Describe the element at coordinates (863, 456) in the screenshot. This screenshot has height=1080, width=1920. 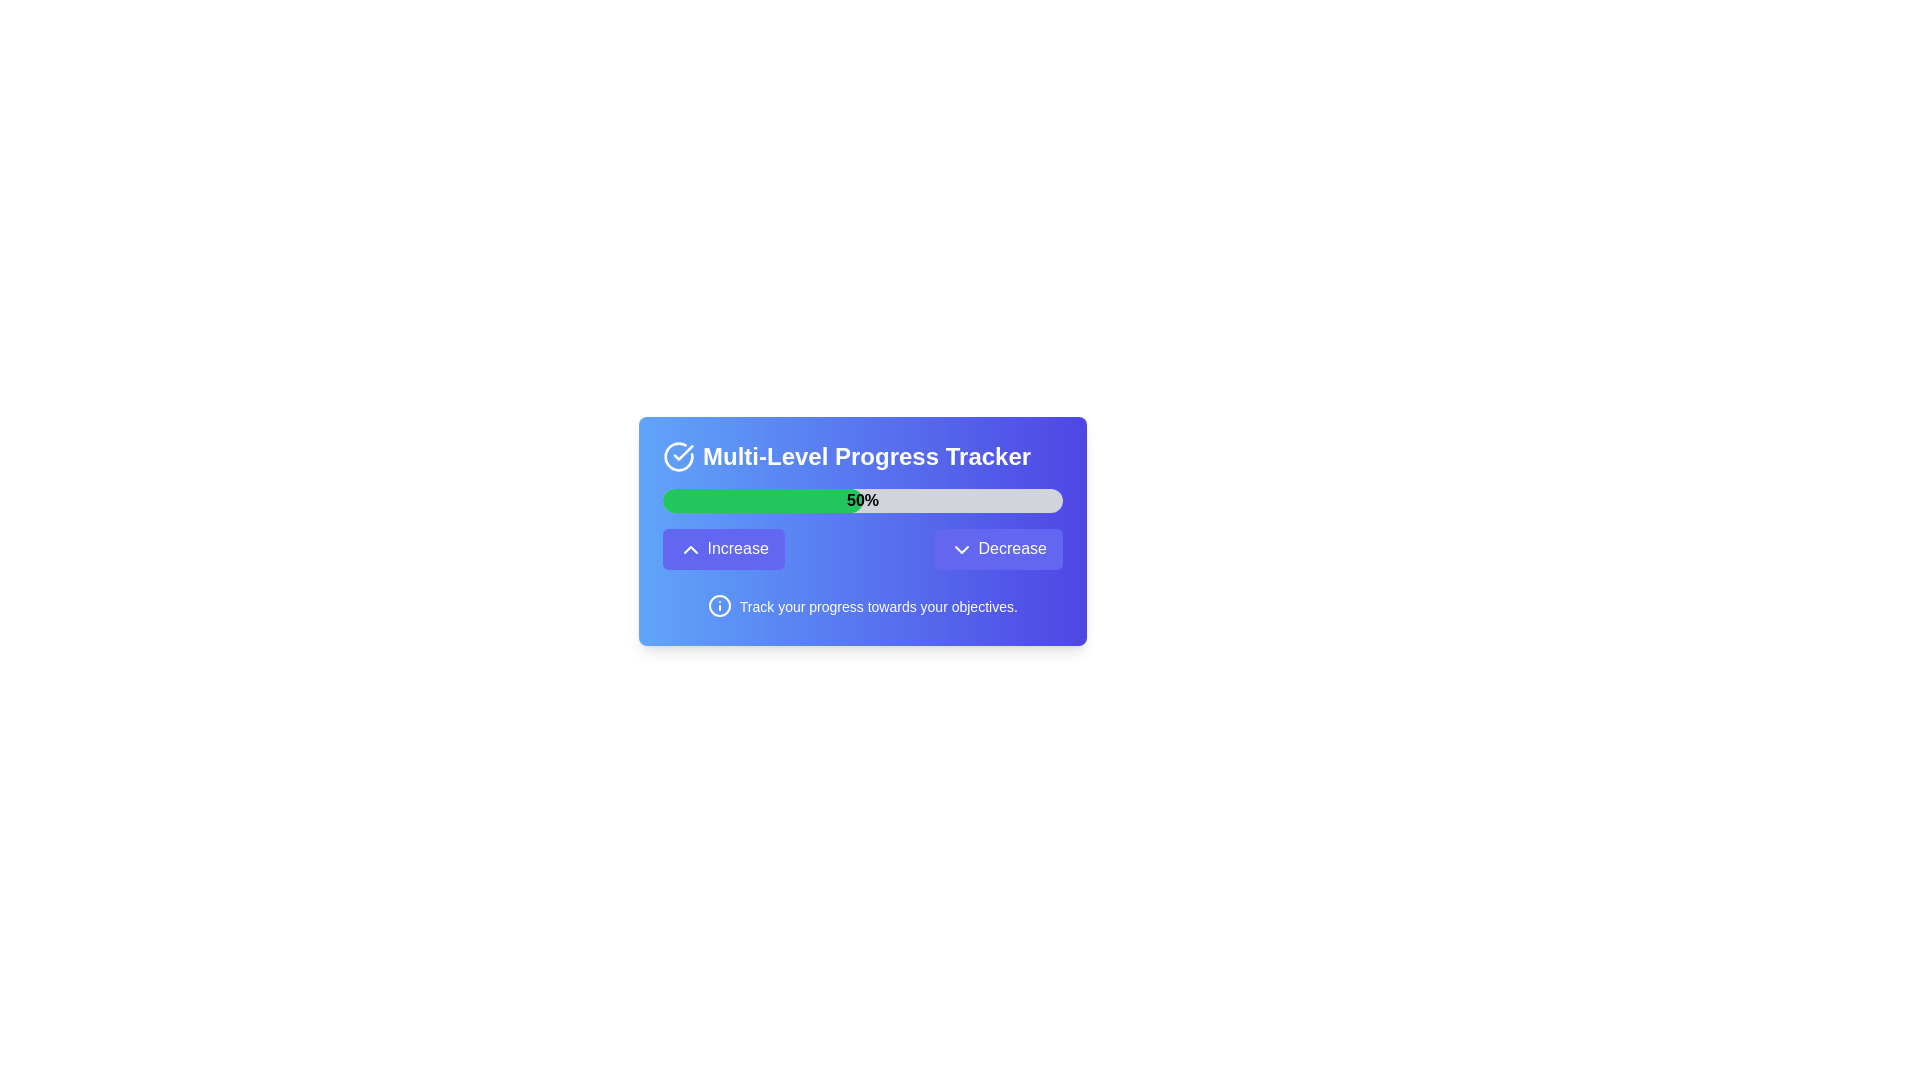
I see `the text heading 'Multi-Level Progress Tracker' with the circled checkmark icon` at that location.